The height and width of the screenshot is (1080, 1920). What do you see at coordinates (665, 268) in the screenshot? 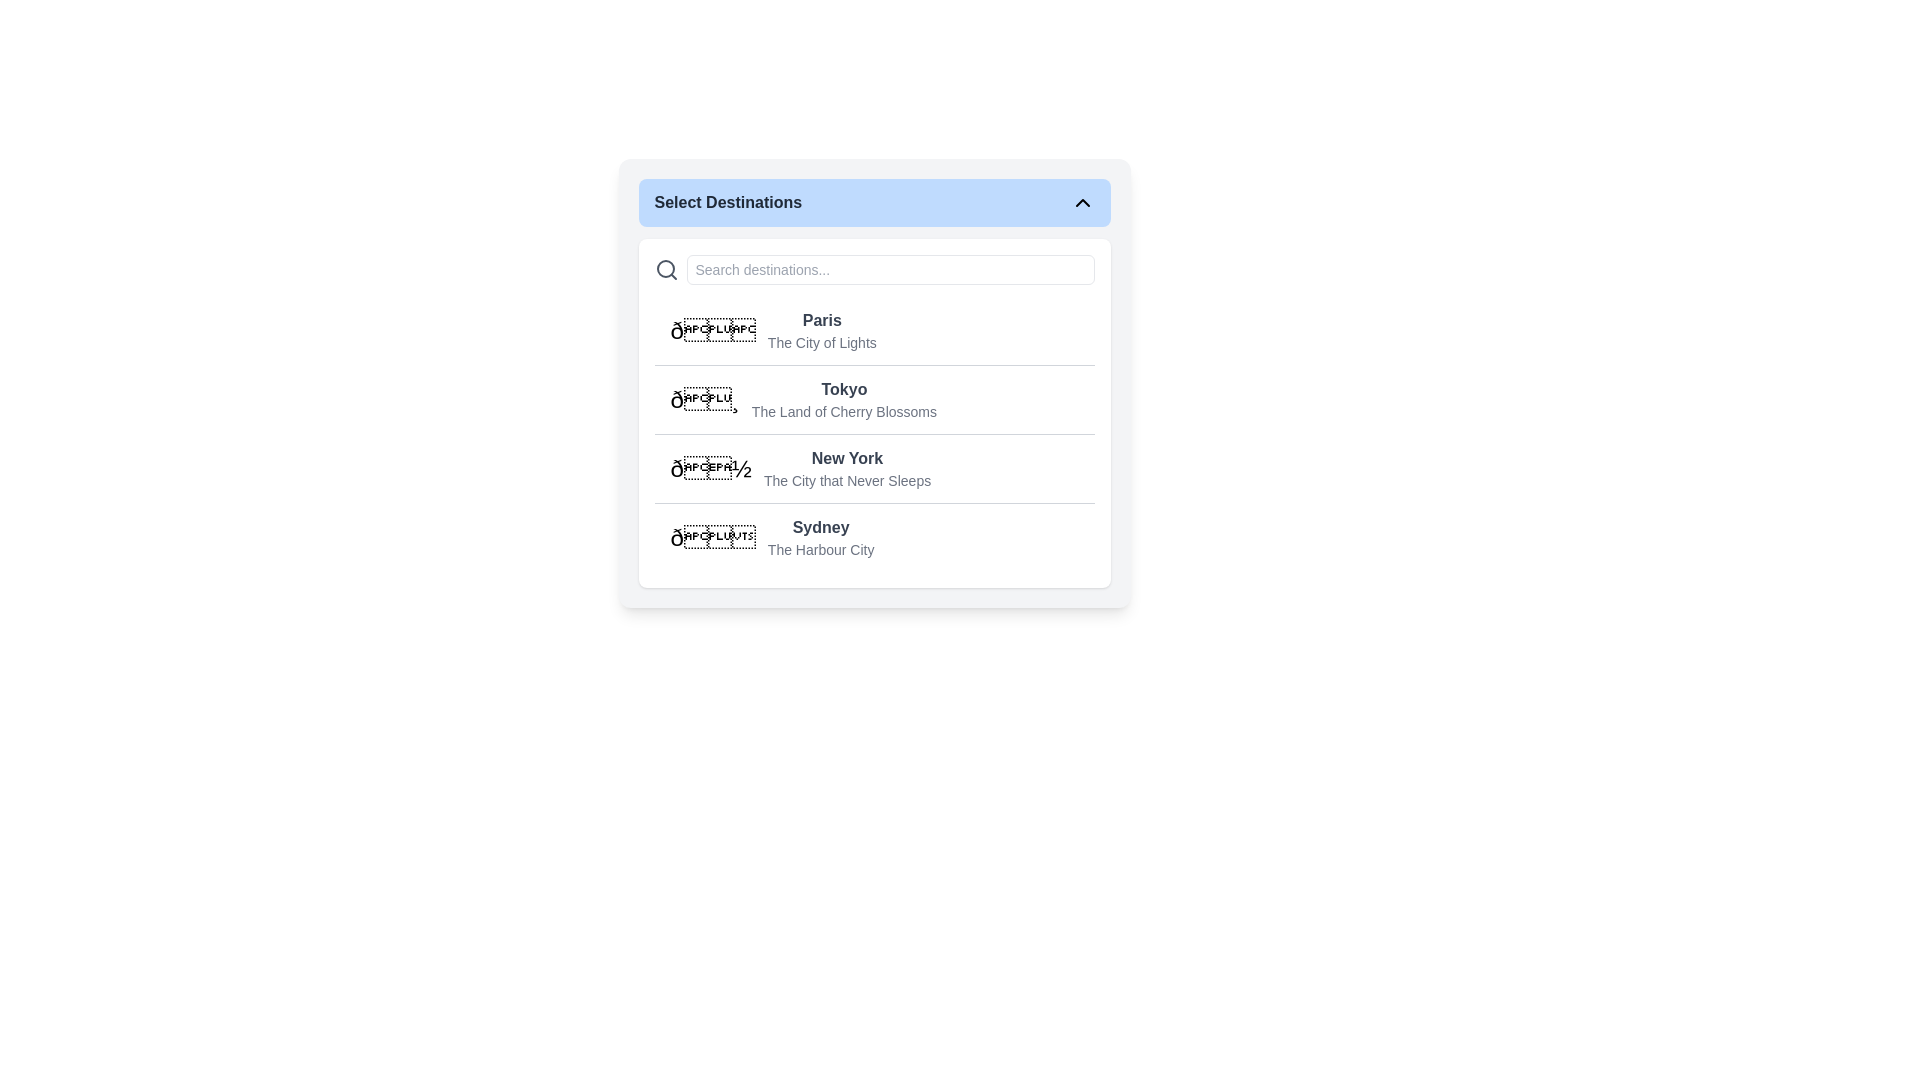
I see `the small circular outline of the search icon located in the top-left corner of the search input field` at bounding box center [665, 268].